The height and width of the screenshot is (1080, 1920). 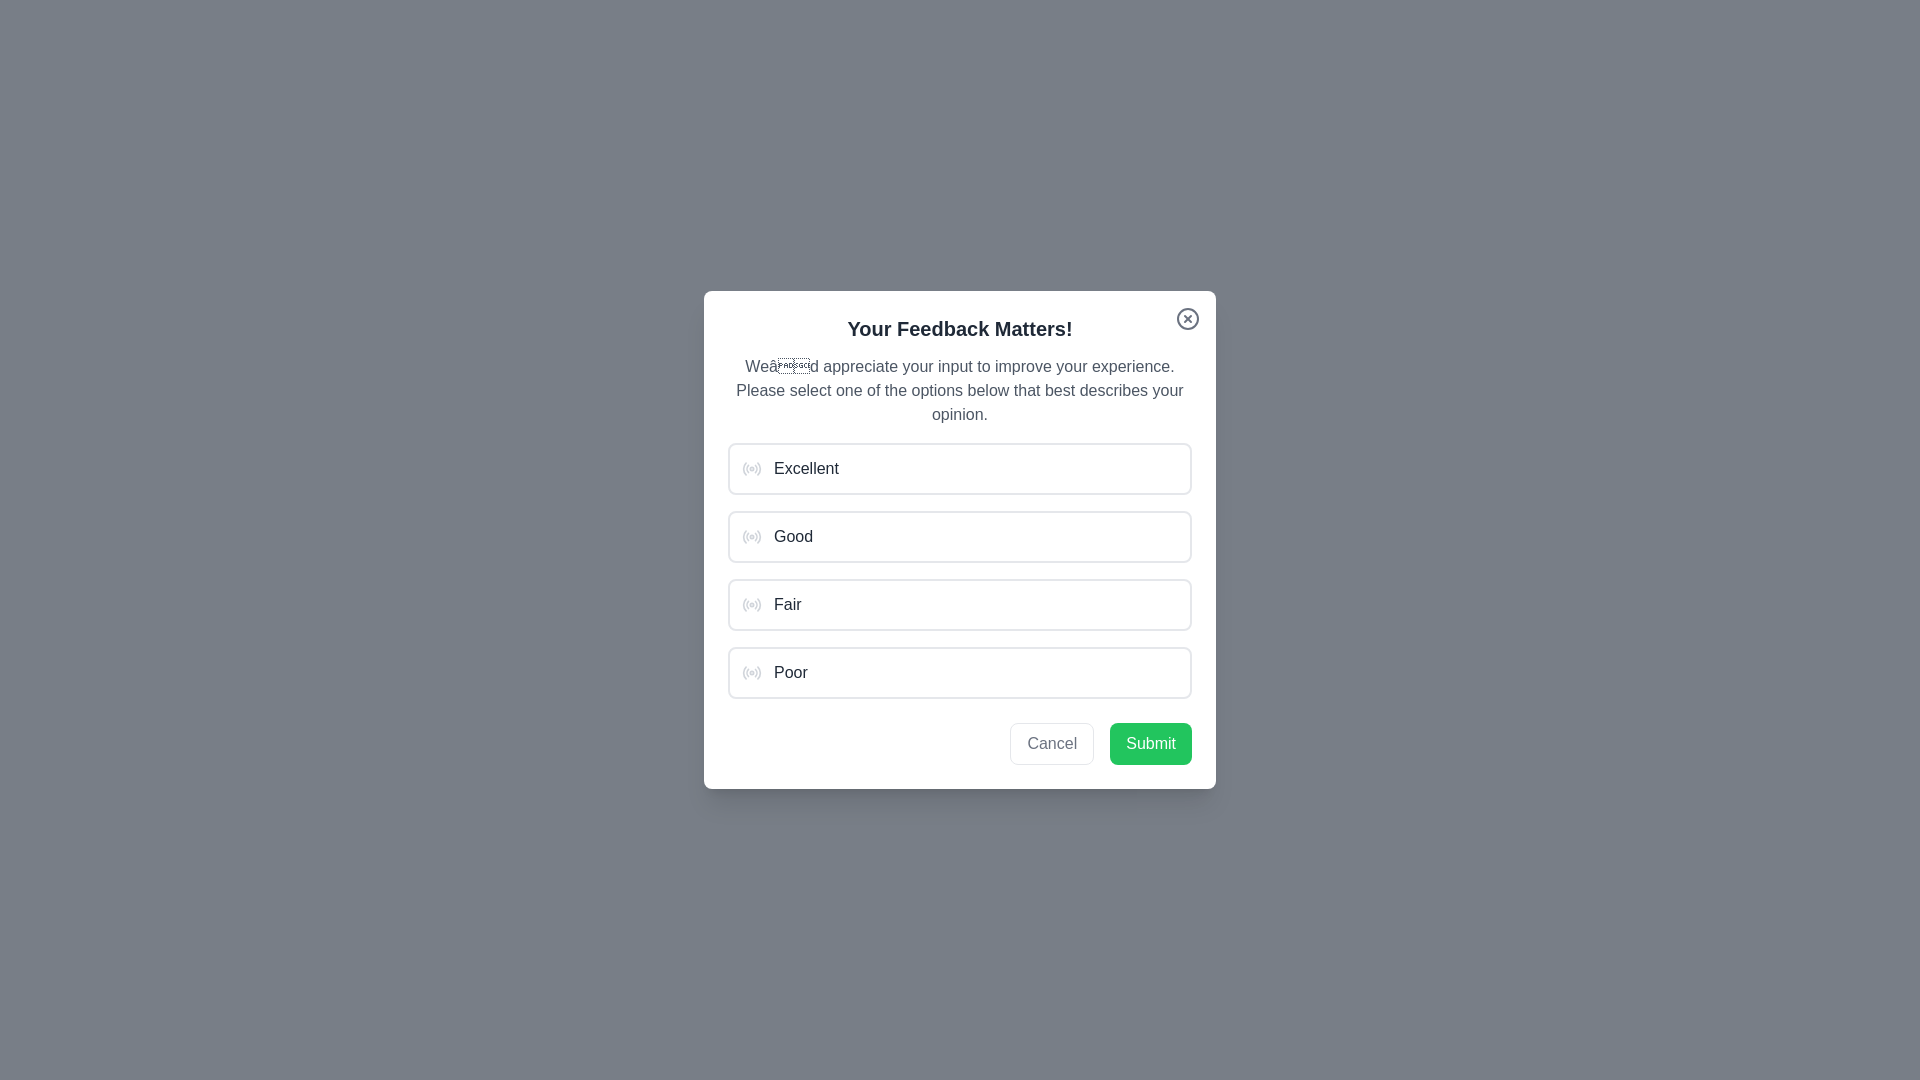 What do you see at coordinates (1151, 744) in the screenshot?
I see `Submit button to confirm the selected option` at bounding box center [1151, 744].